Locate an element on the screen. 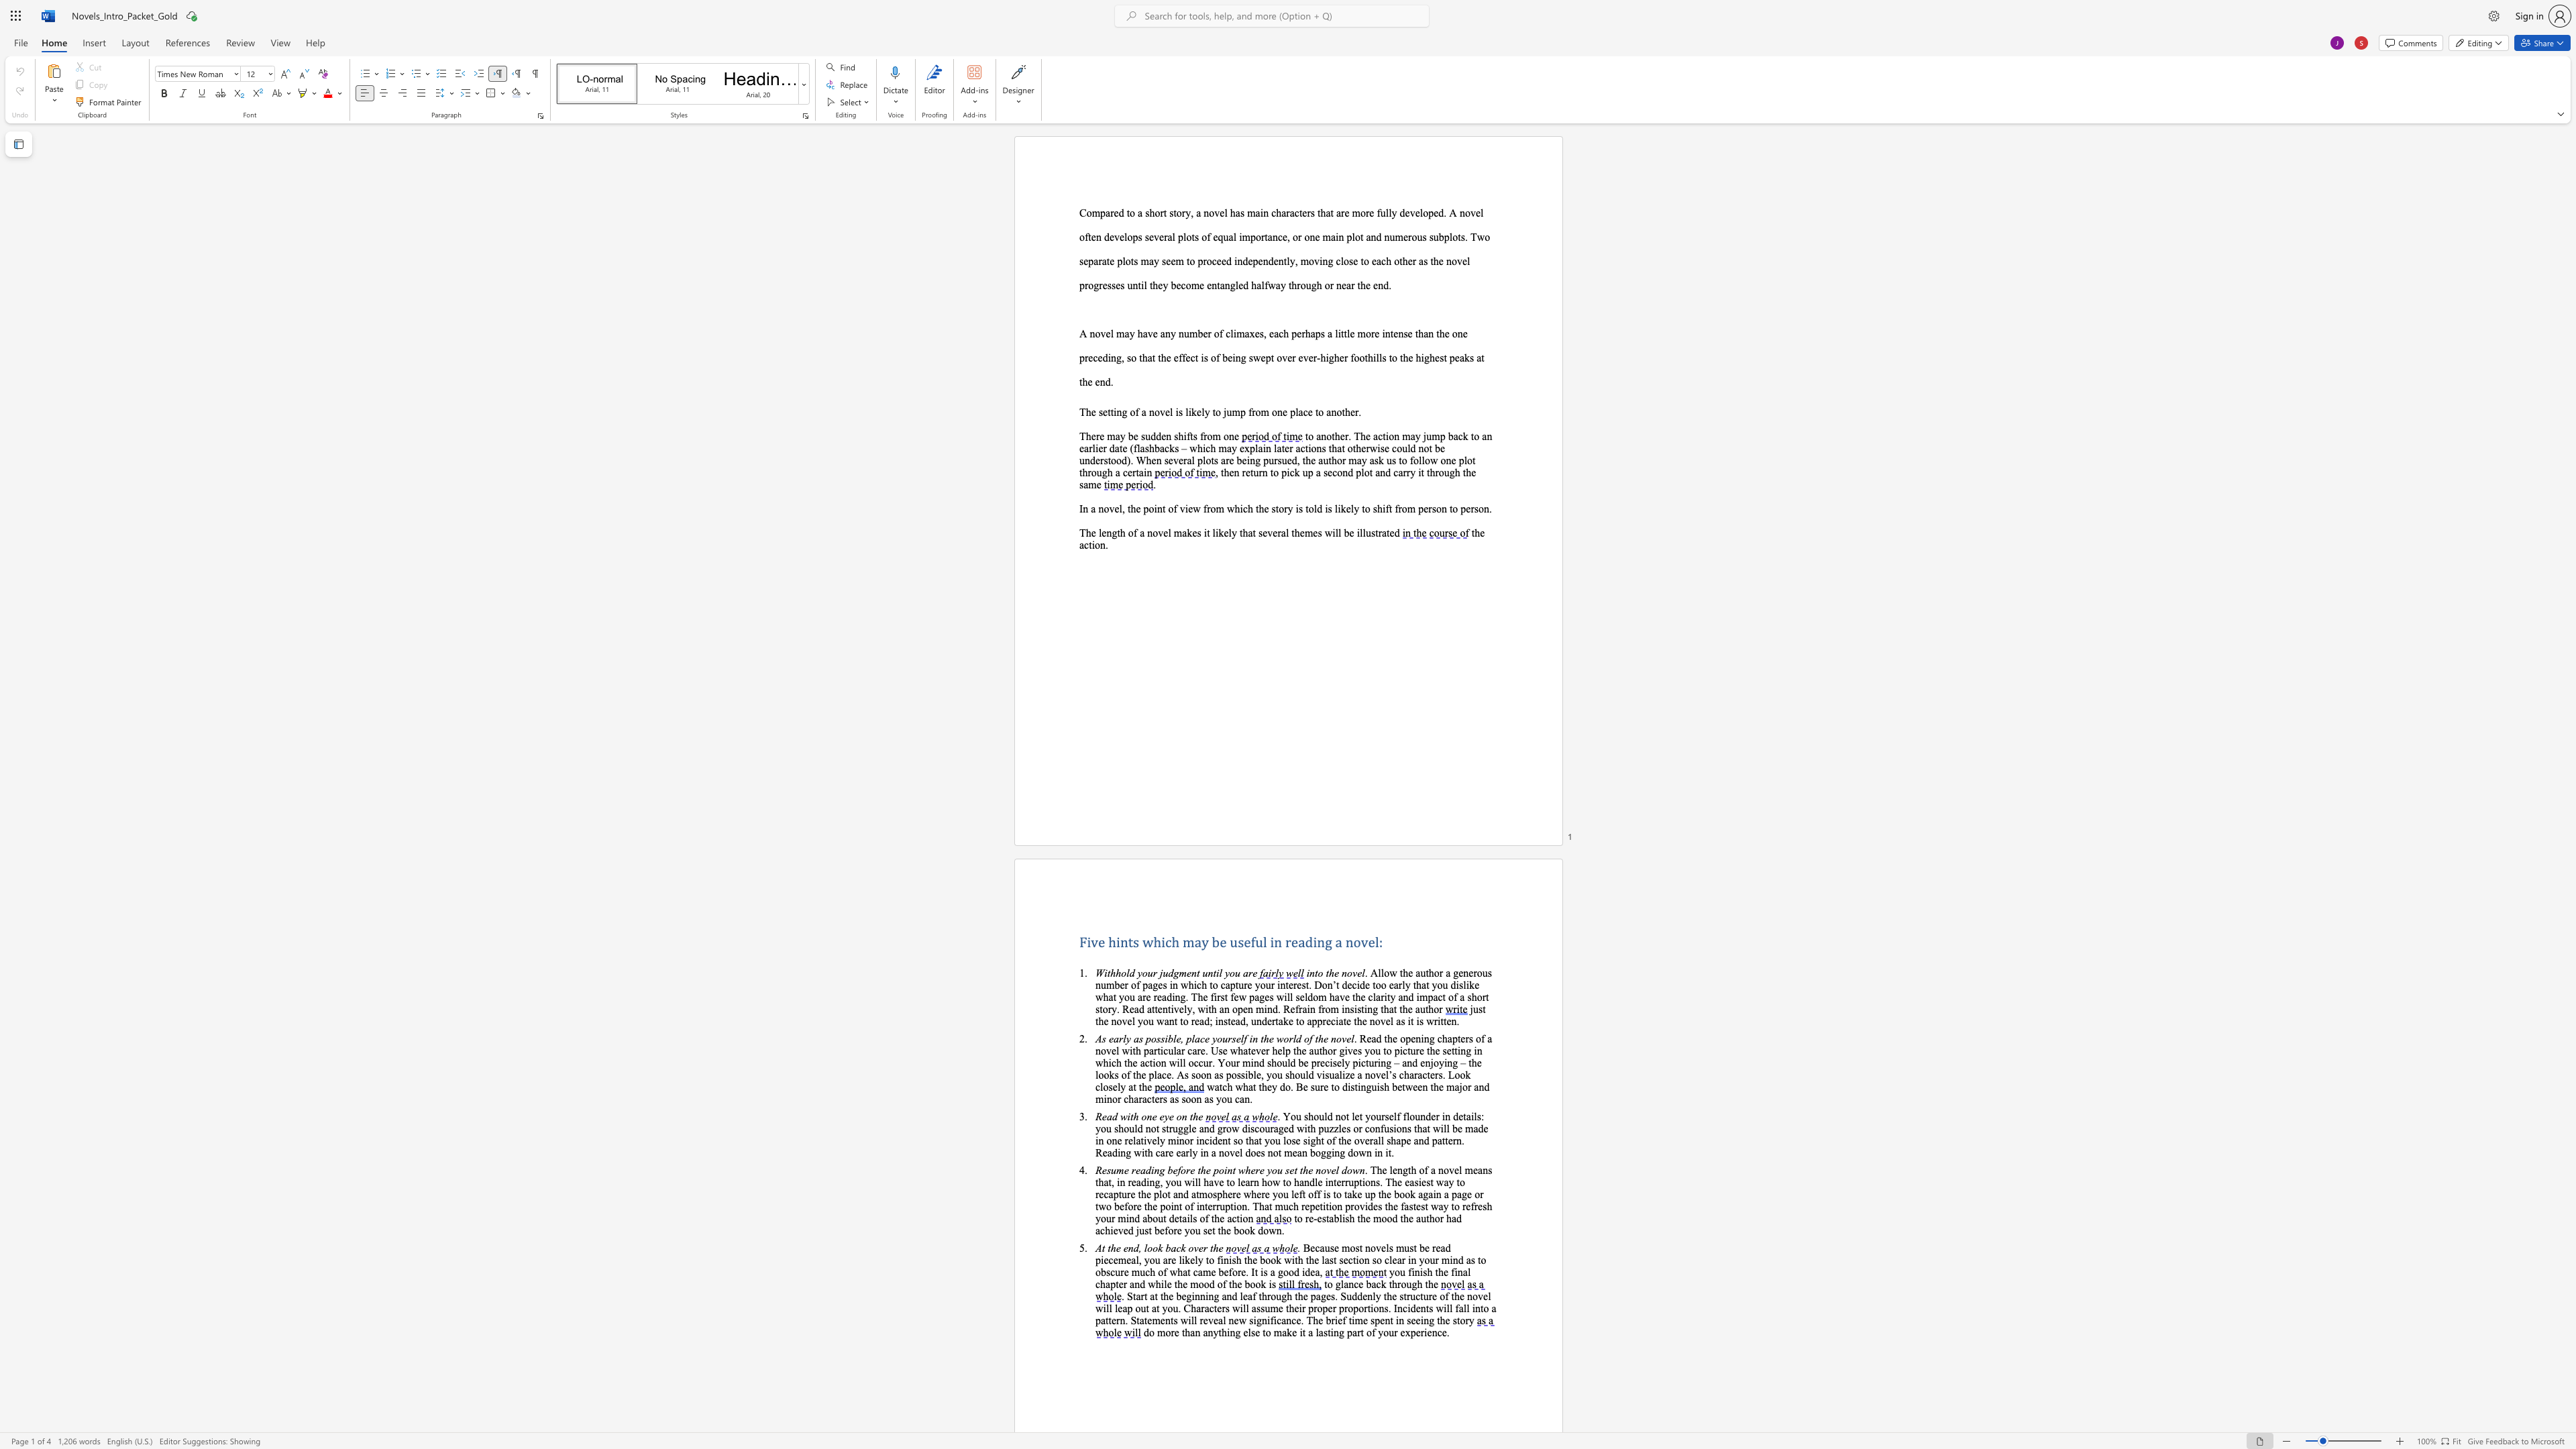 This screenshot has width=2576, height=1449. the subset text "he book i" within the text "and while the mood of the book is" is located at coordinates (1231, 1283).